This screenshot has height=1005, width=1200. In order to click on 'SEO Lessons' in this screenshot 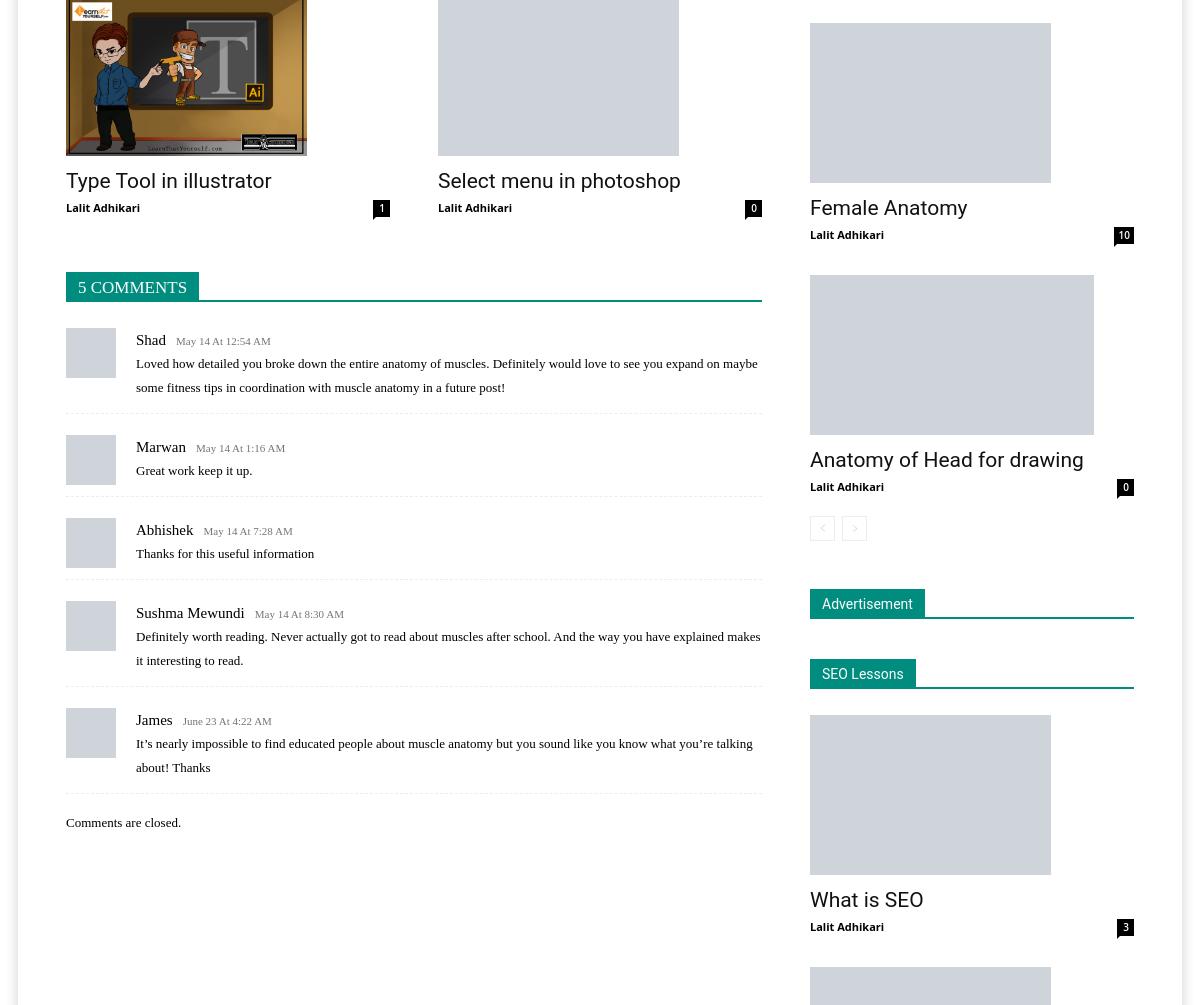, I will do `click(861, 673)`.